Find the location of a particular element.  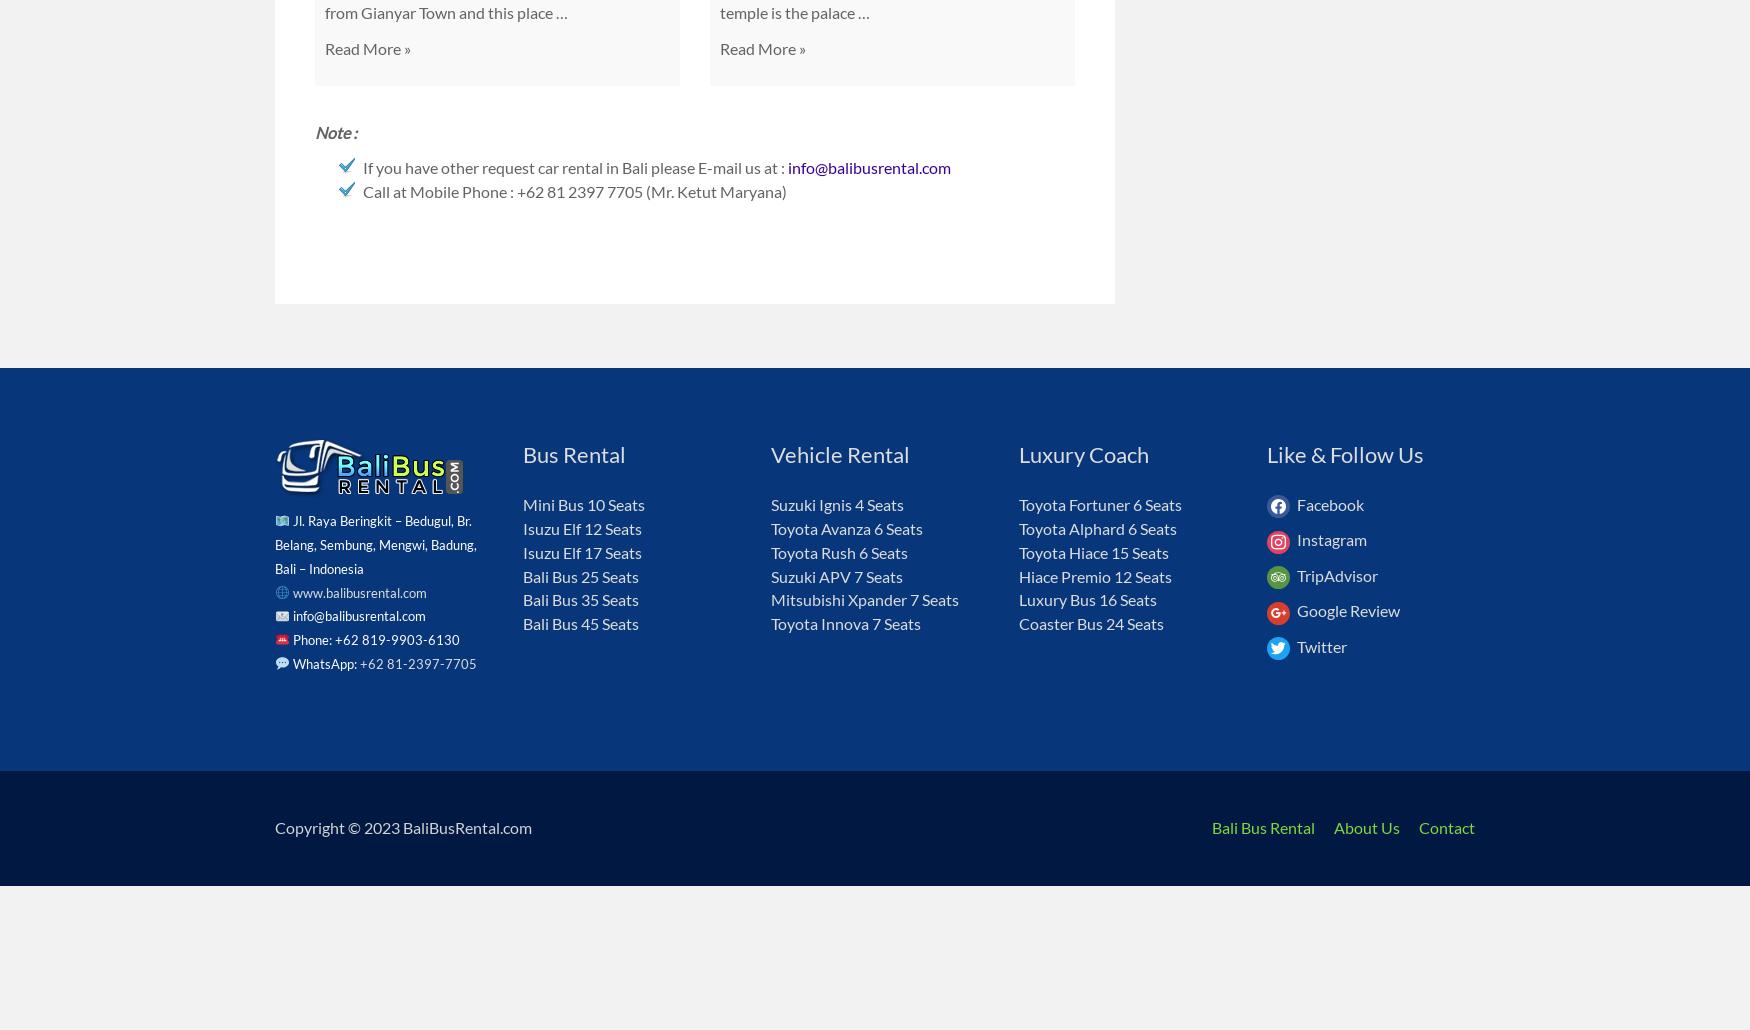

'Instagram' is located at coordinates (1331, 539).